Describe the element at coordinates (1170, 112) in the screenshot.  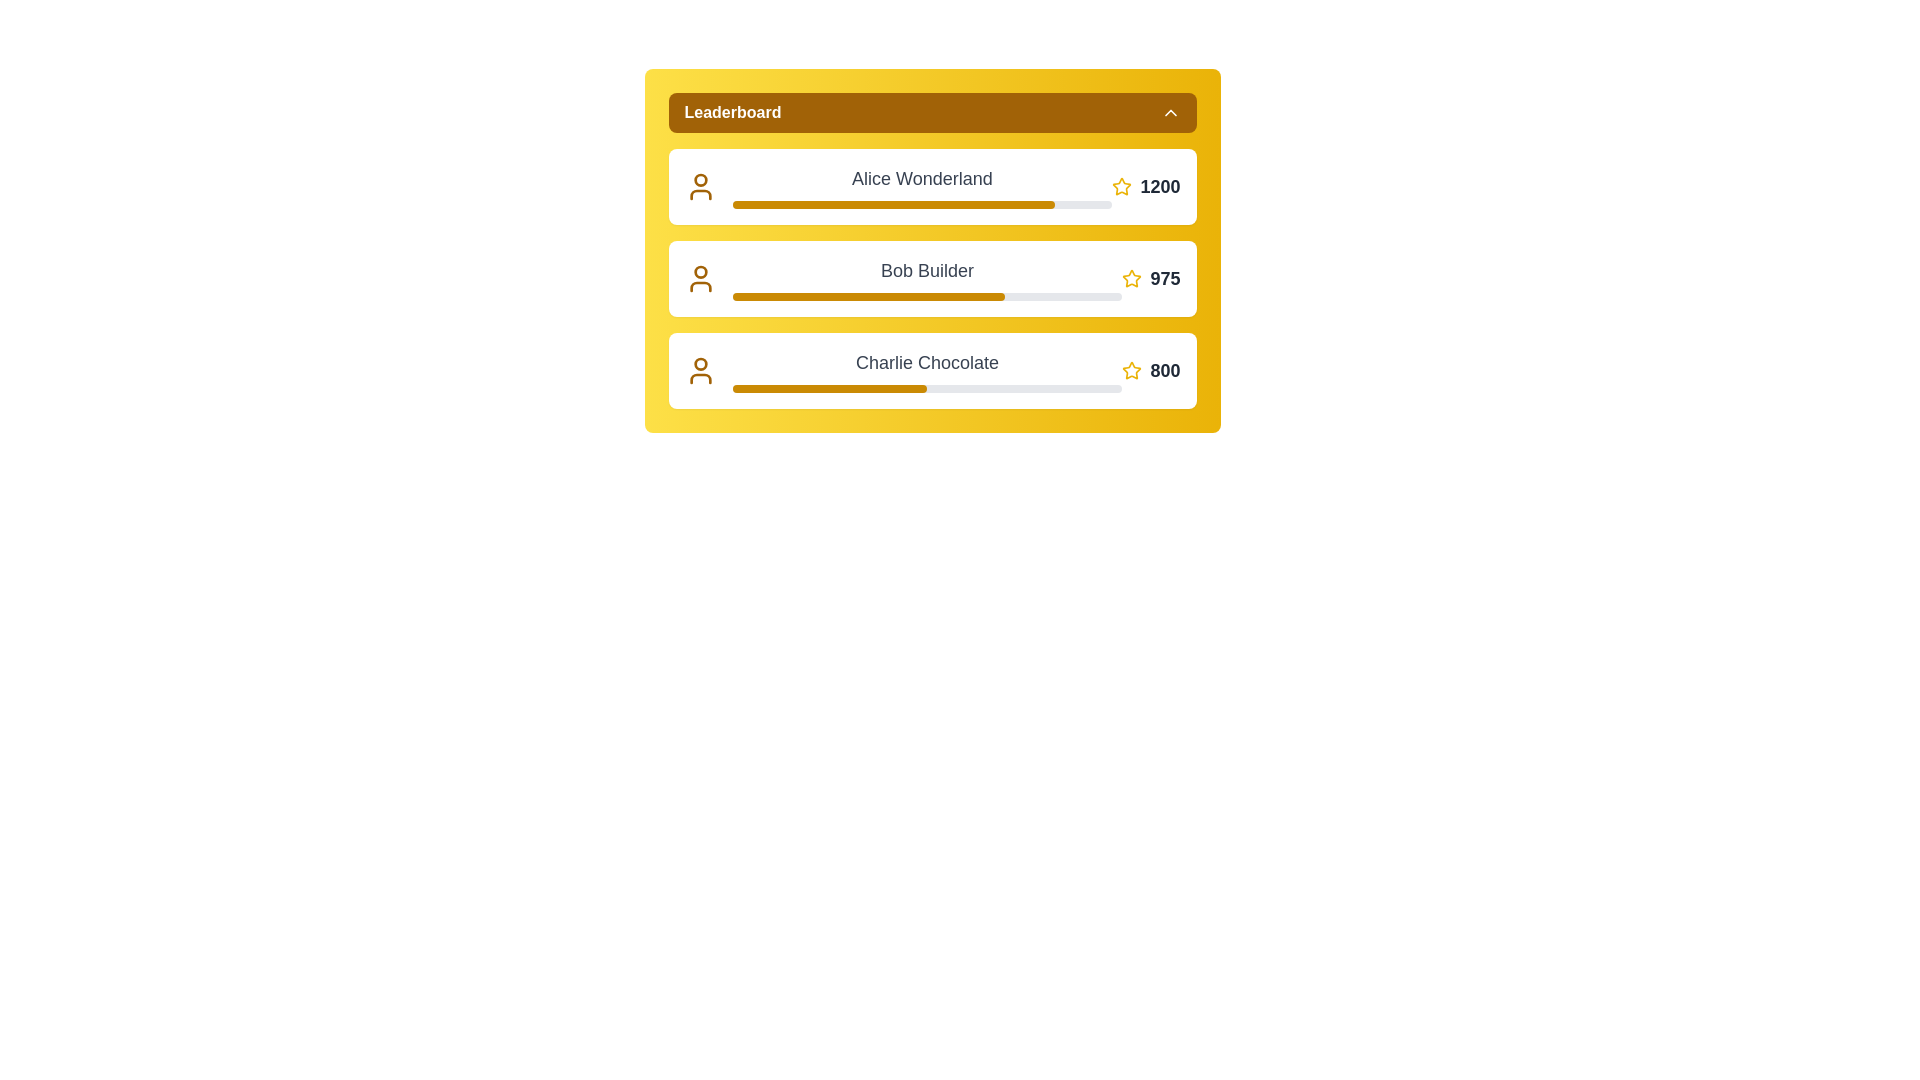
I see `the small upward-pointing arrow icon located to the right of the 'Leaderboard' header` at that location.